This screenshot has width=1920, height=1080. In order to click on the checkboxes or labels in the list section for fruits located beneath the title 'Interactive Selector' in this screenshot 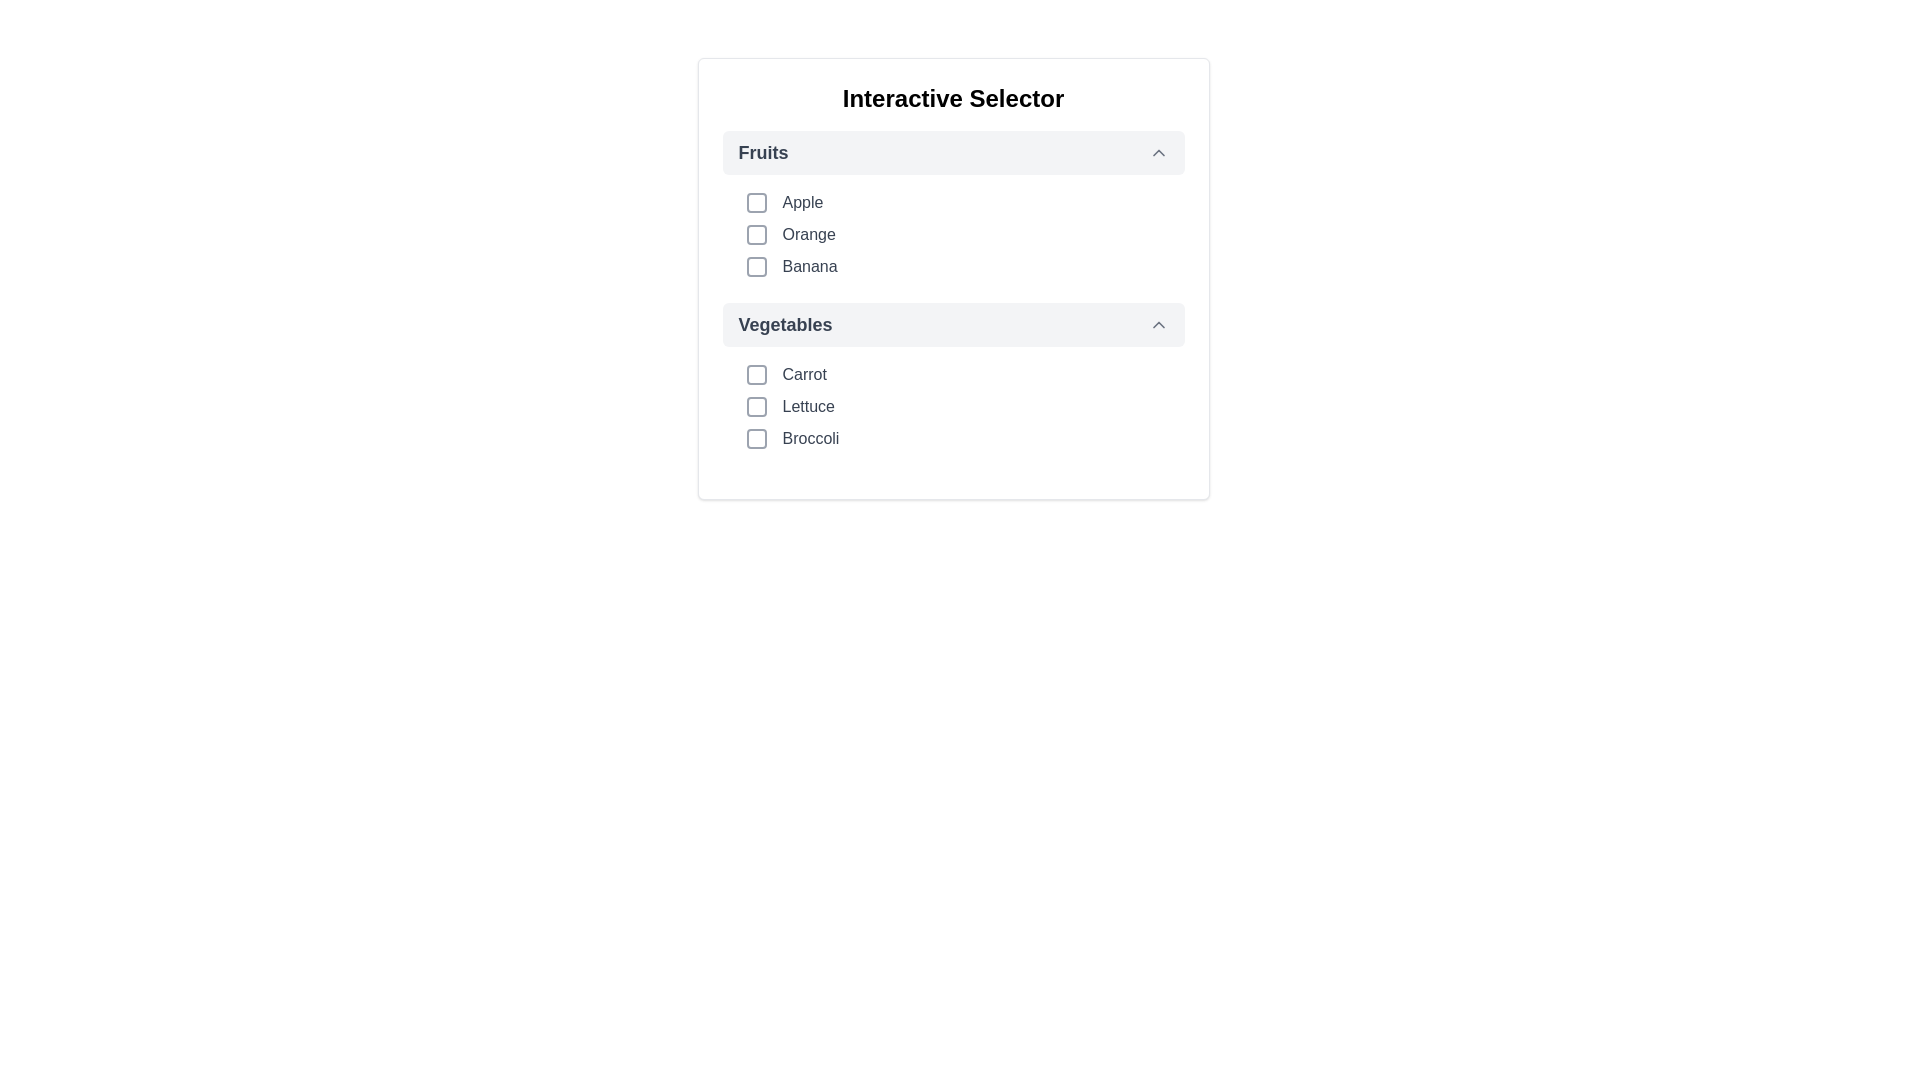, I will do `click(952, 204)`.